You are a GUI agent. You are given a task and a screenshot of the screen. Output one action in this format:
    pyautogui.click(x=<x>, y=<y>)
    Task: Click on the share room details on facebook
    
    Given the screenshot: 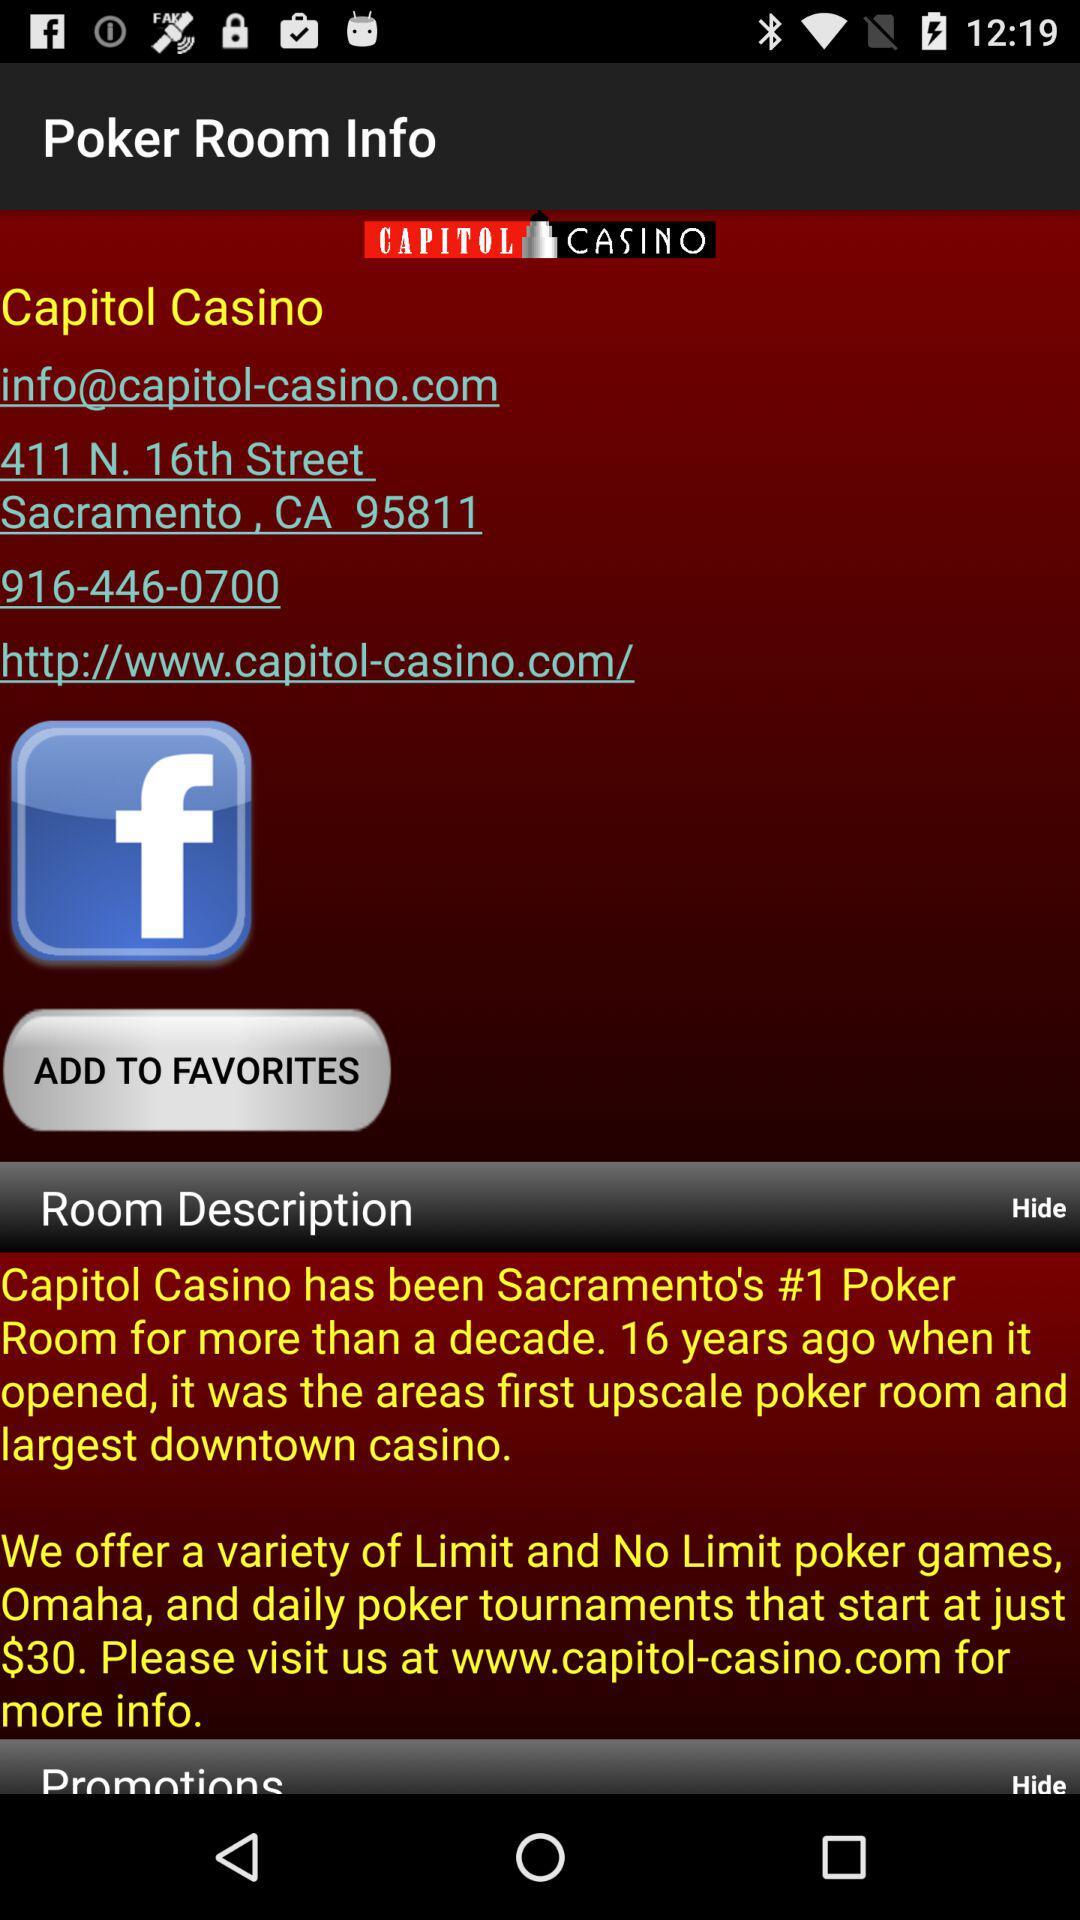 What is the action you would take?
    pyautogui.click(x=131, y=846)
    